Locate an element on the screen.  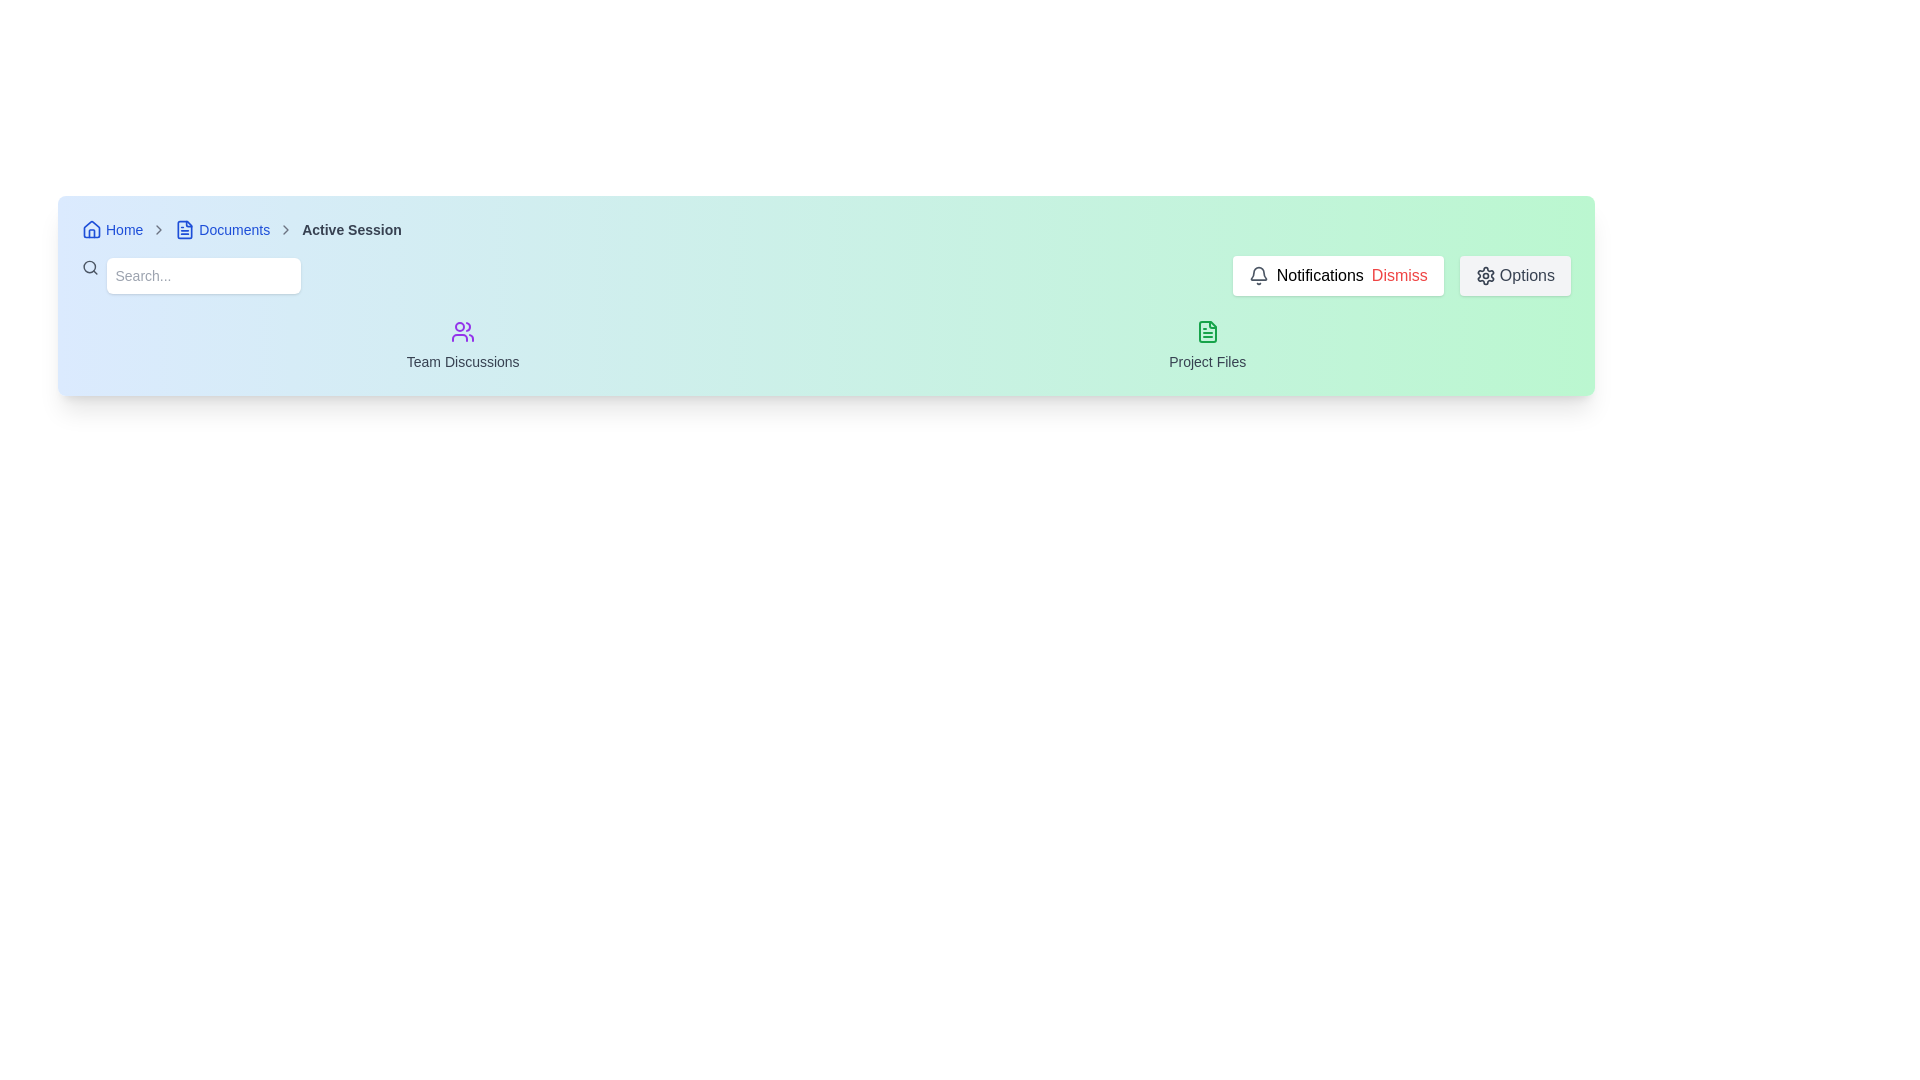
the search icon located to the left of the 'Search...' placeholder text input field to initiate the search functionality is located at coordinates (89, 266).